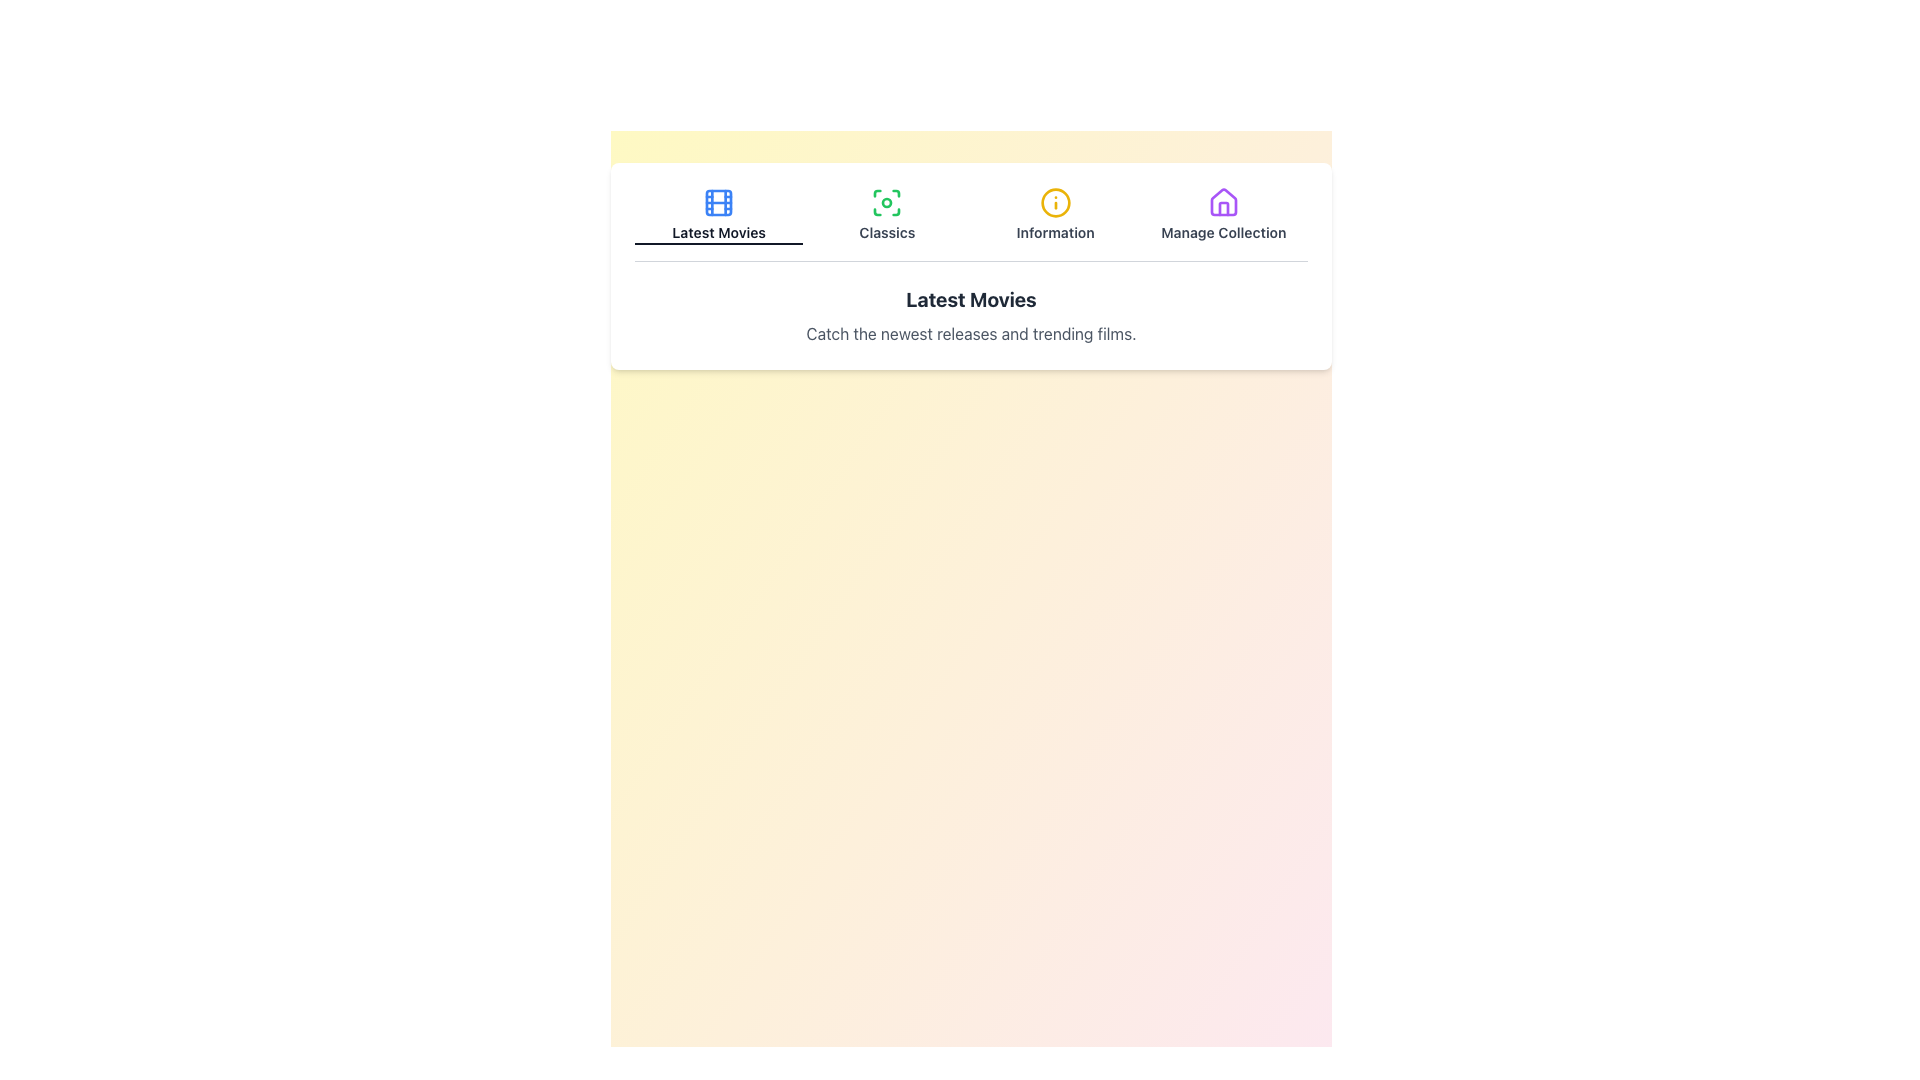  Describe the element at coordinates (1054, 203) in the screenshot. I see `the center circle of the 'Information' icon in the navigation bar, which is the third icon from the left, located between the 'Classics' and 'Manage Collection' icons` at that location.